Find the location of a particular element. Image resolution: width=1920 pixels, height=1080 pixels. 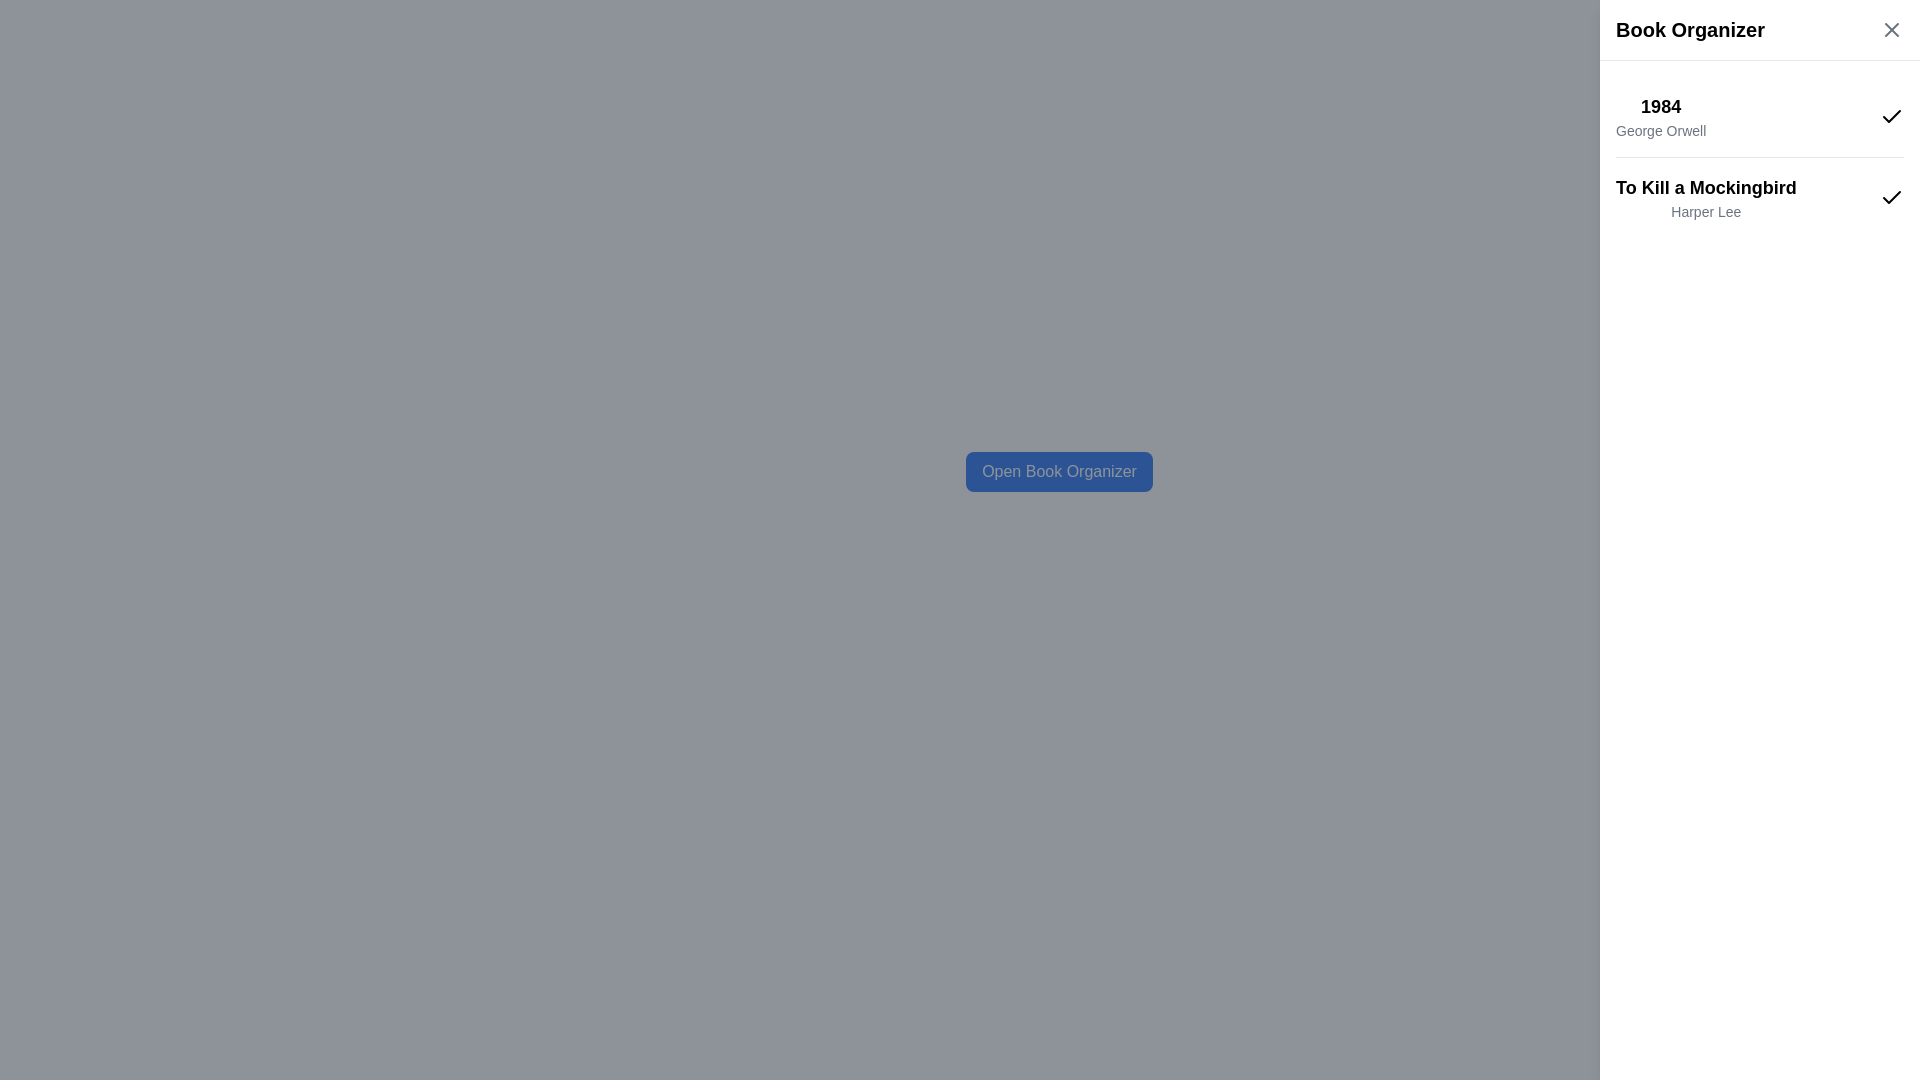

the first book entry in the Book Organizer interface is located at coordinates (1661, 116).